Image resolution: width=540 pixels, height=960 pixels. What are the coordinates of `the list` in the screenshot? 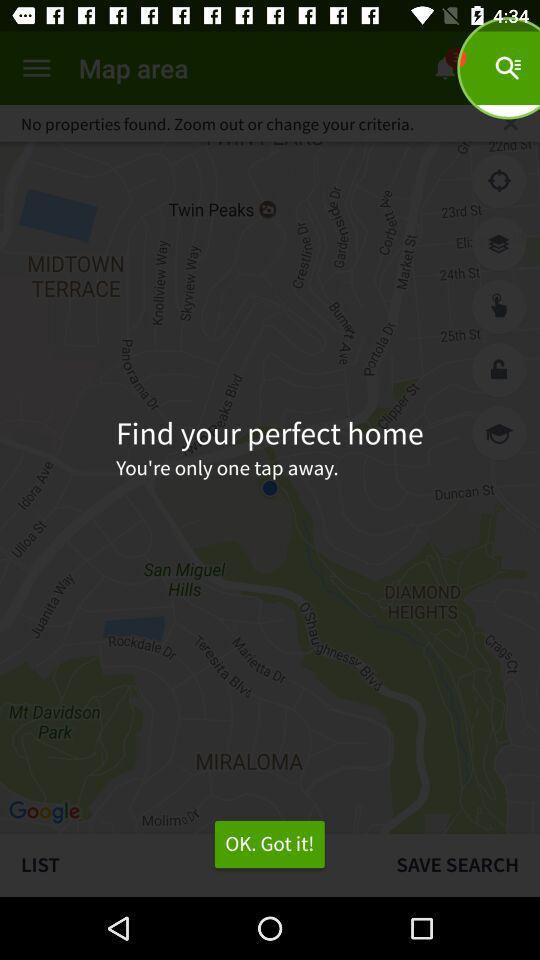 It's located at (187, 864).